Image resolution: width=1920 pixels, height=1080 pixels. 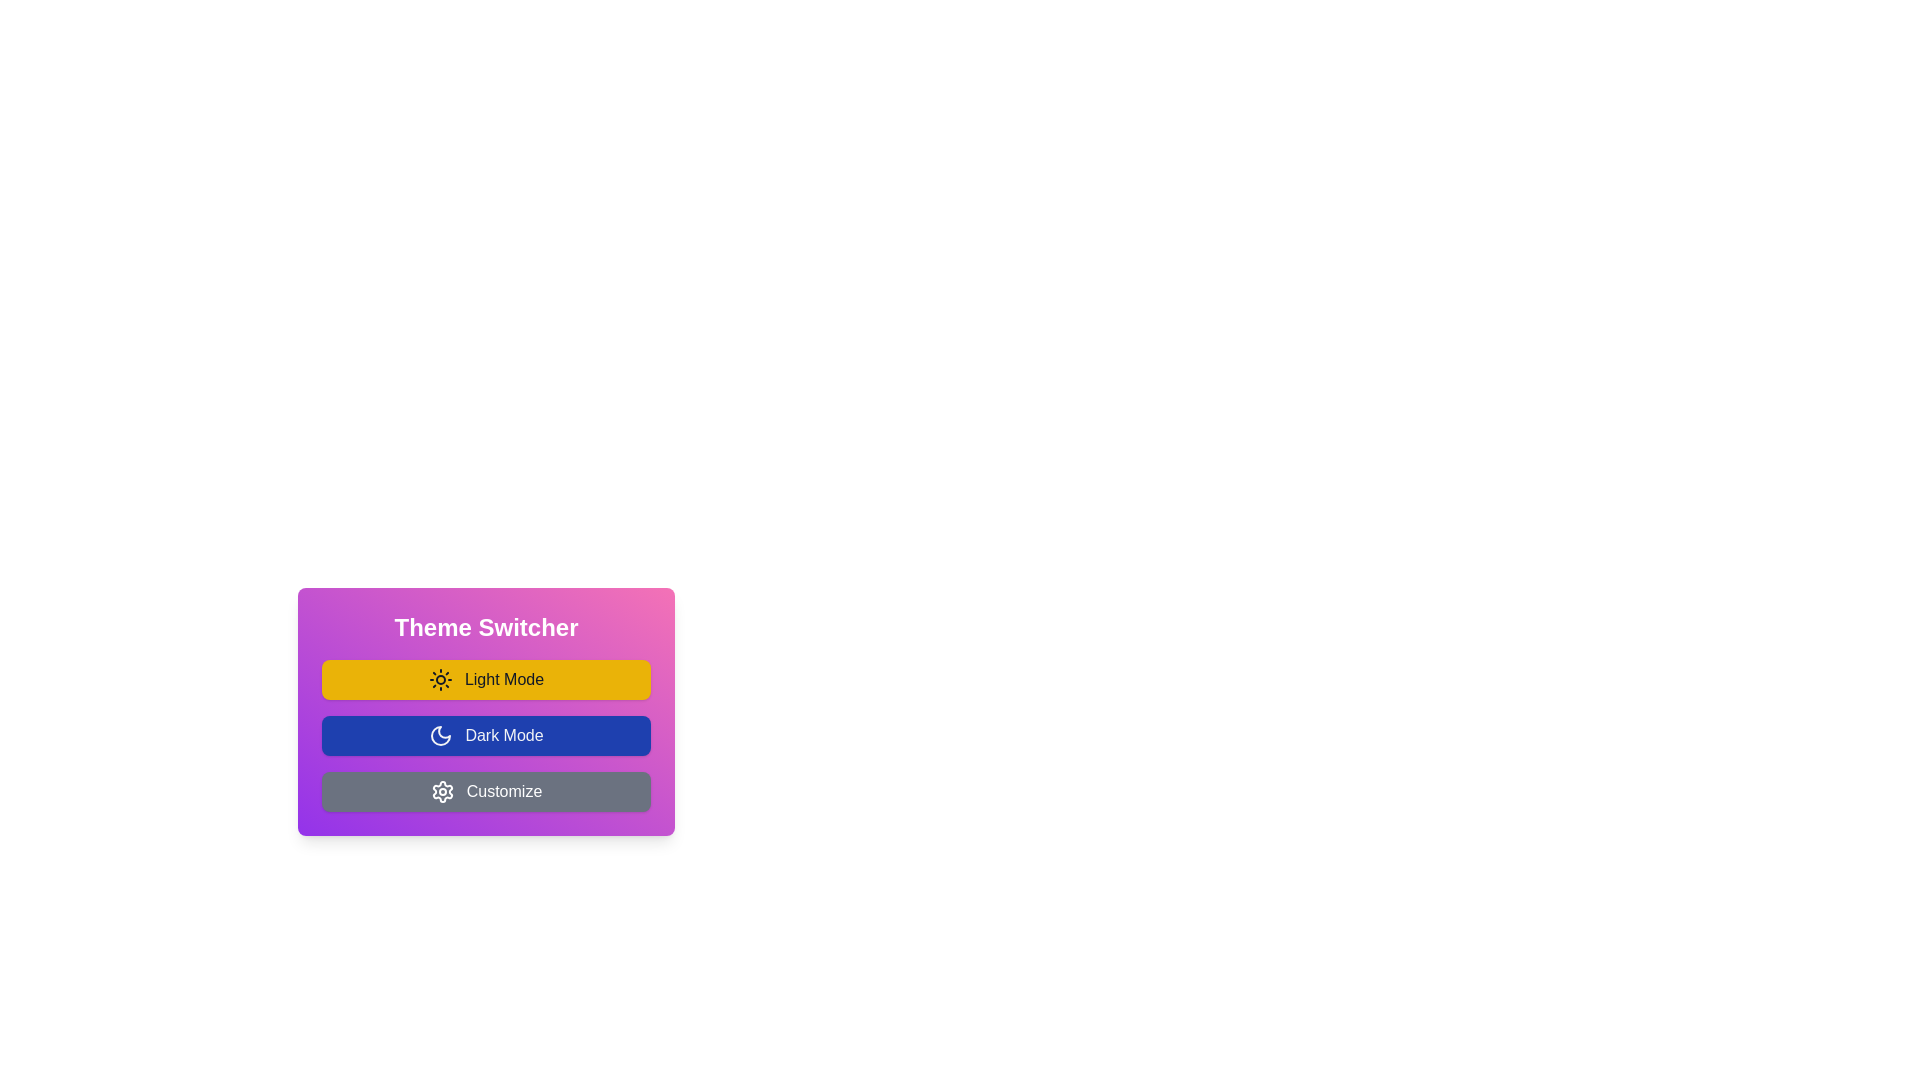 I want to click on the 'Dark Mode' button using tab navigation, so click(x=486, y=736).